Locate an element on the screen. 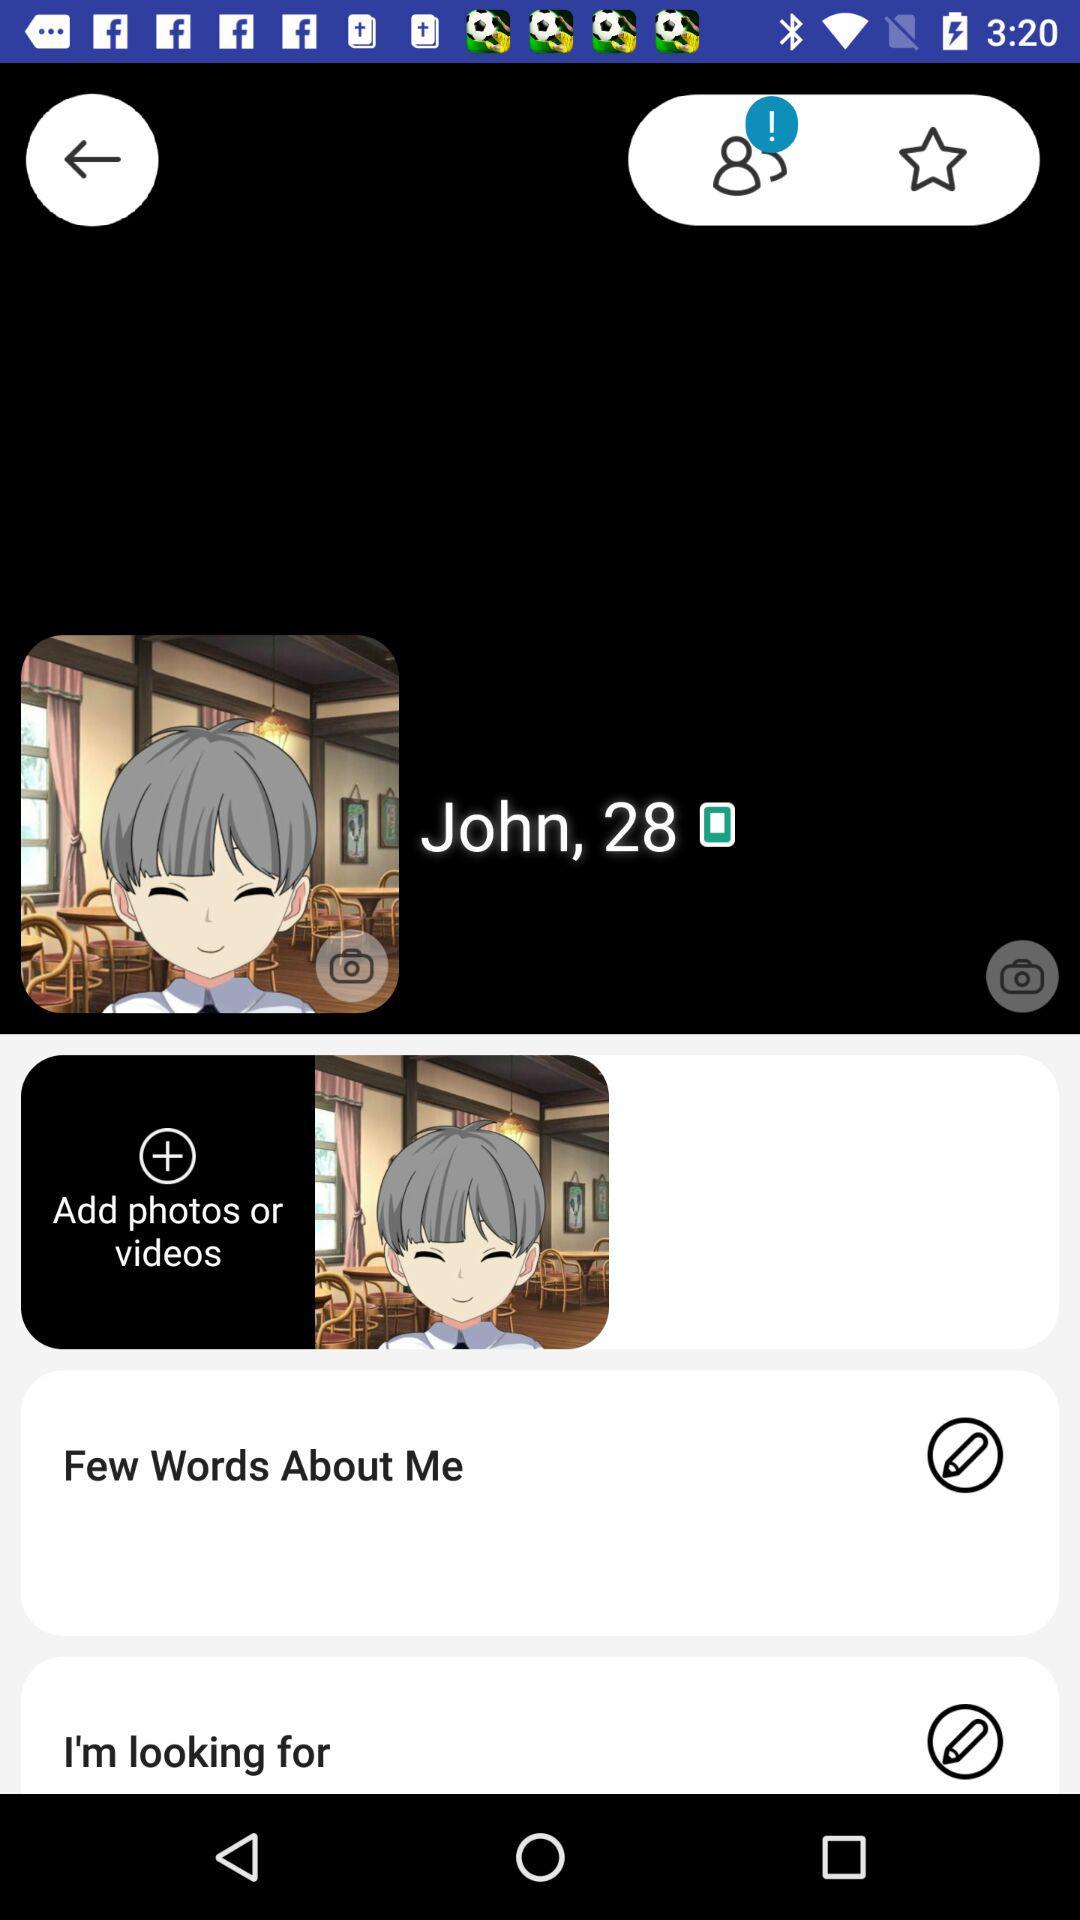 This screenshot has height=1920, width=1080. the group icon is located at coordinates (731, 163).